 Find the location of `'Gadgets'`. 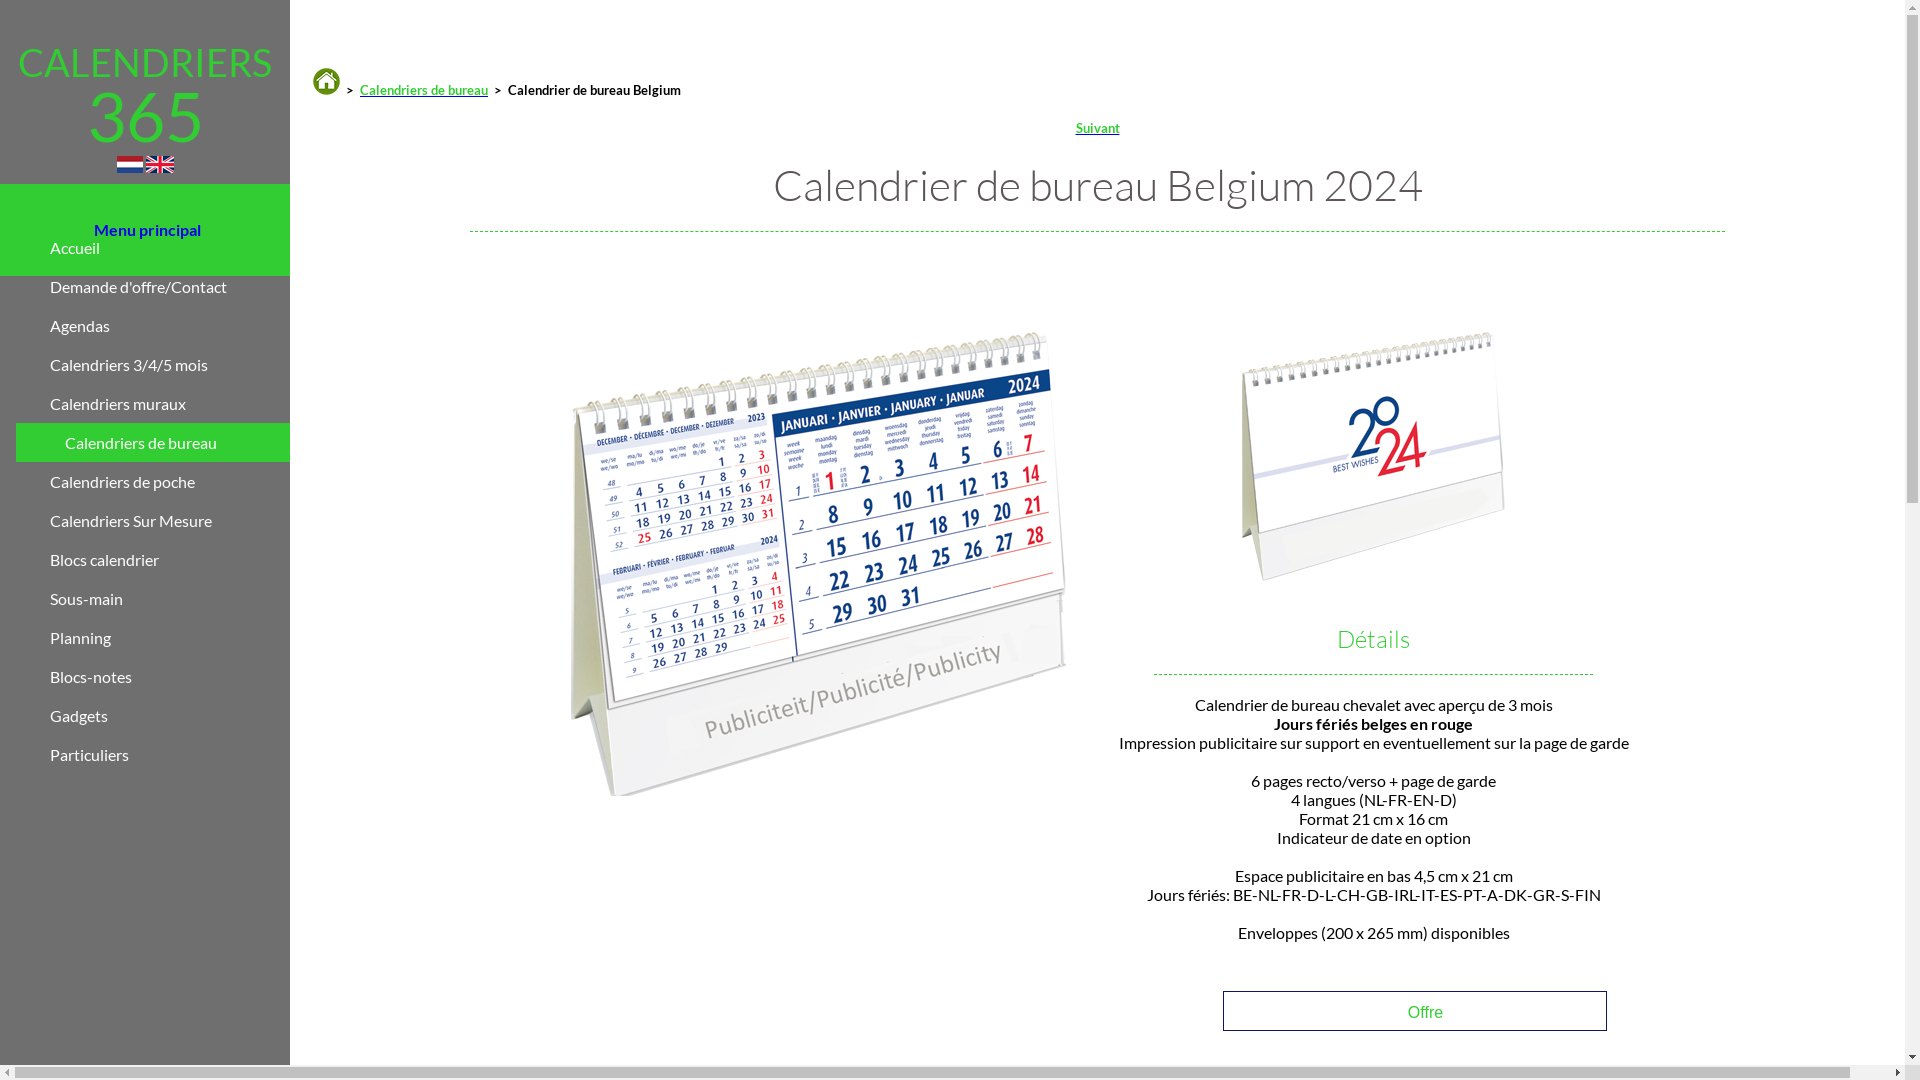

'Gadgets' is located at coordinates (169, 714).